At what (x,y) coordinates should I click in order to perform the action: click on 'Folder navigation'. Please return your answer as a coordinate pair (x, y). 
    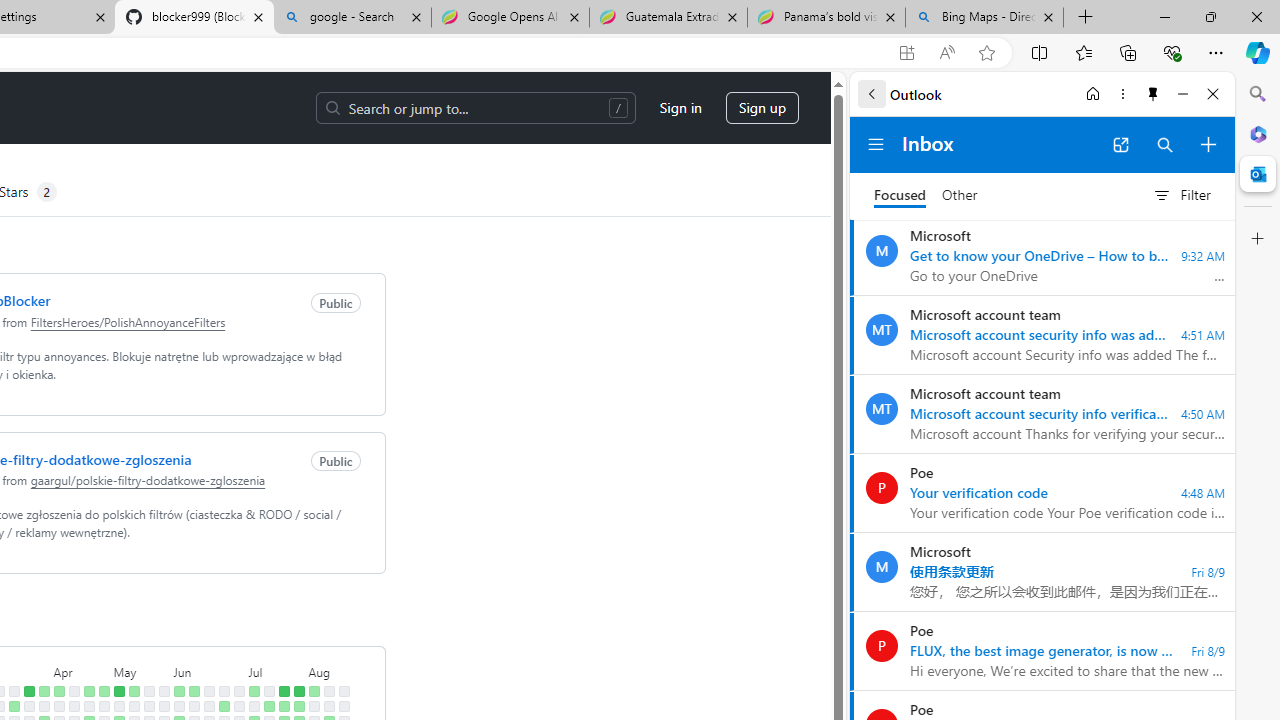
    Looking at the image, I should click on (876, 144).